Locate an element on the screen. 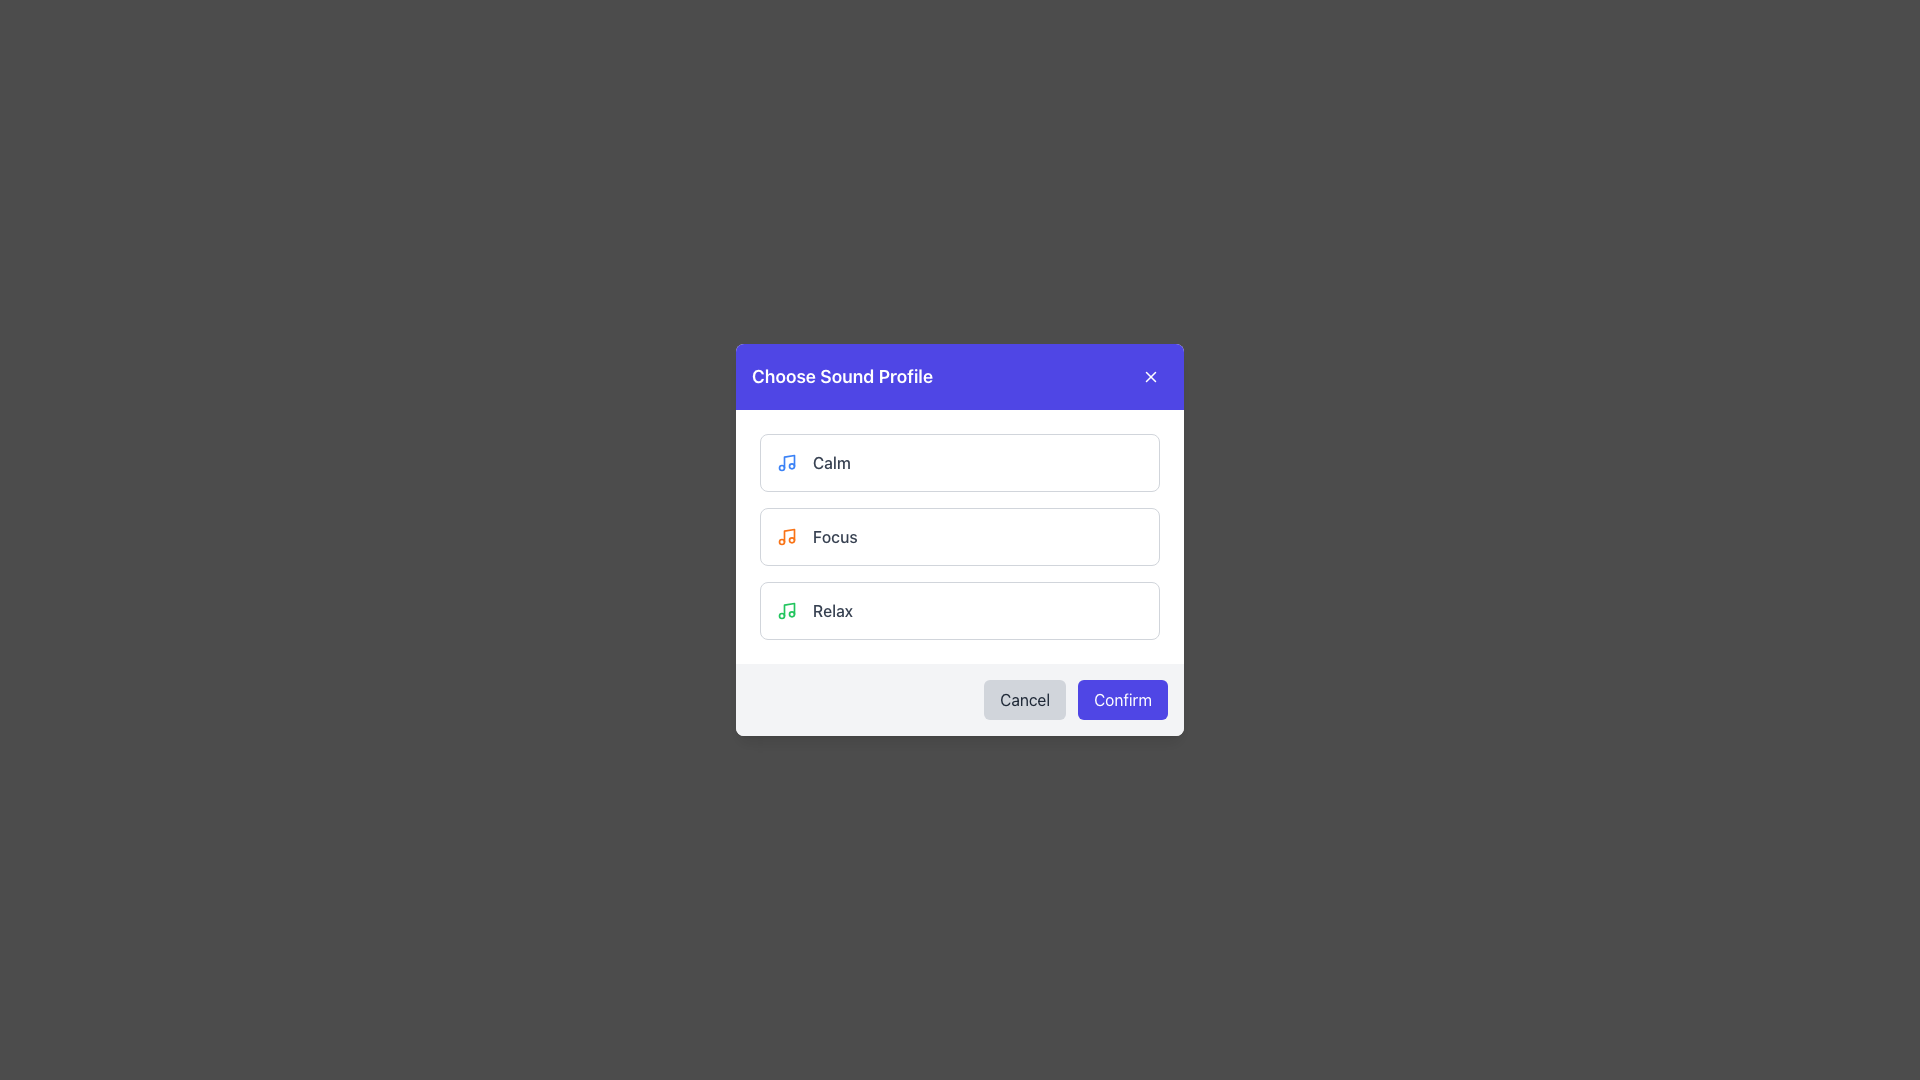  the 'Relax' sound profile button in the 'Choose Sound Profile' modal is located at coordinates (960, 609).